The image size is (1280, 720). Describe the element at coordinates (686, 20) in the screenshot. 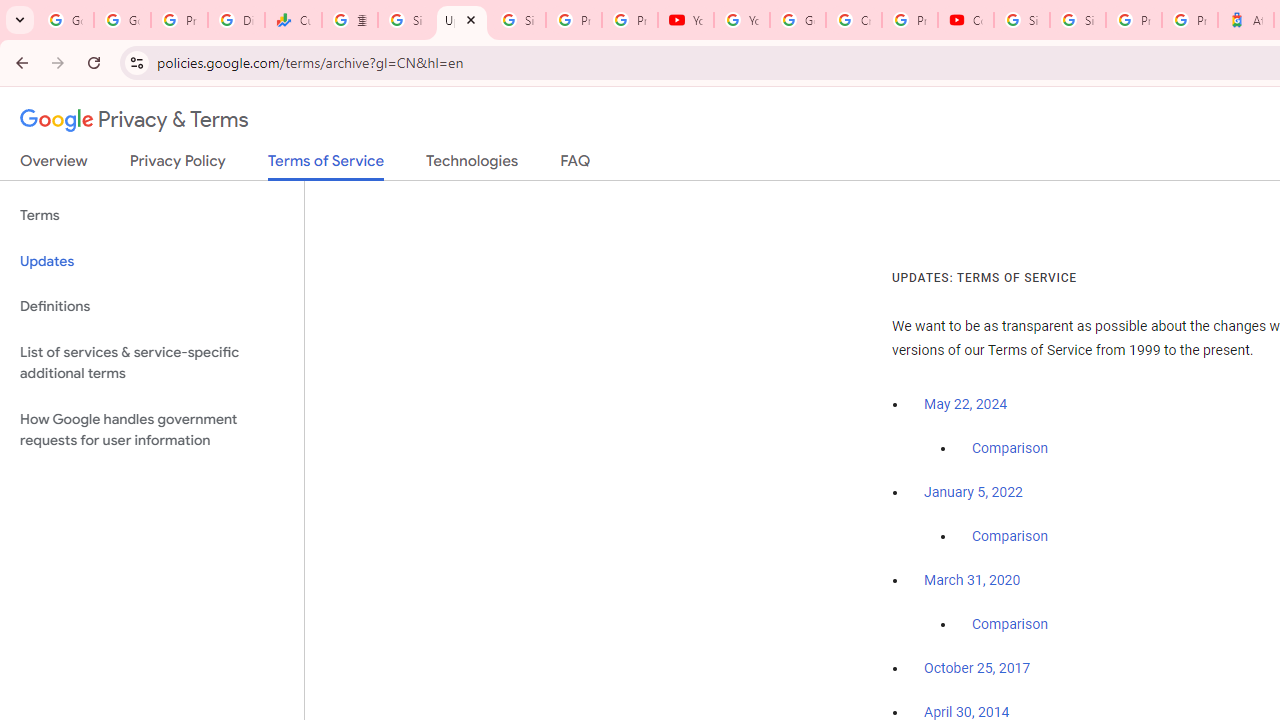

I see `'YouTube'` at that location.